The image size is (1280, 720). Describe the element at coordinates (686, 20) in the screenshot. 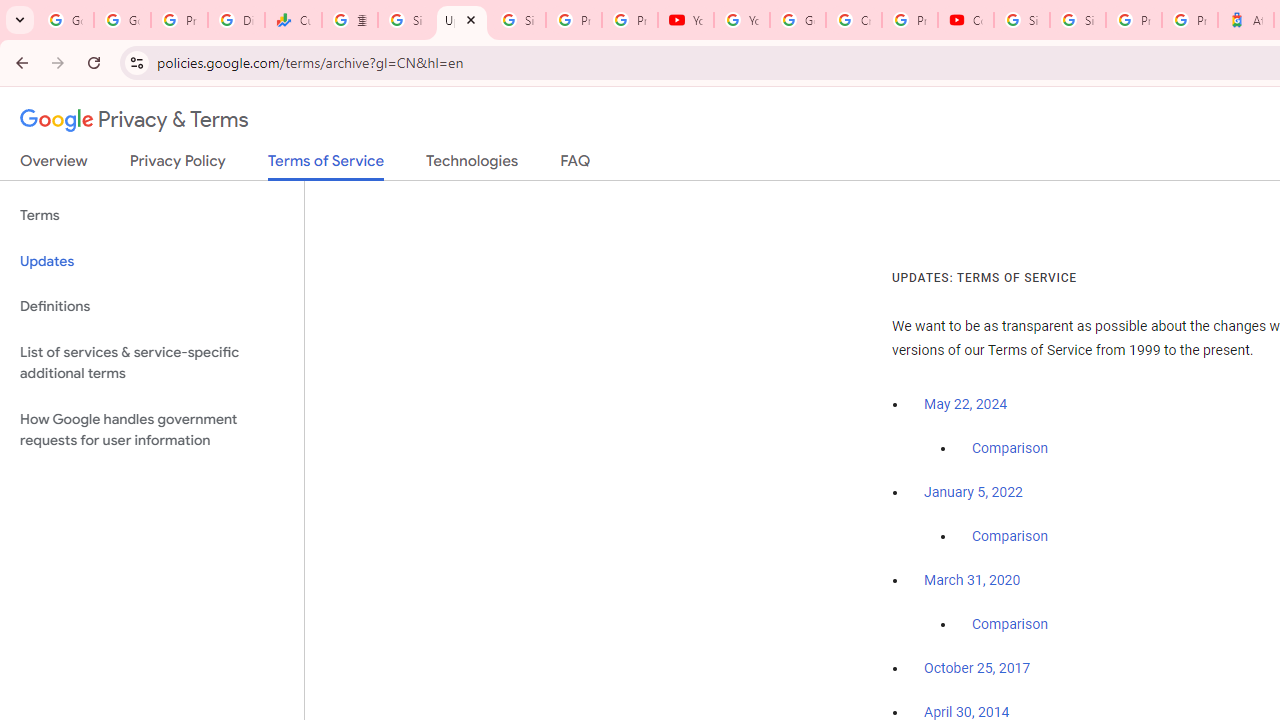

I see `'YouTube'` at that location.